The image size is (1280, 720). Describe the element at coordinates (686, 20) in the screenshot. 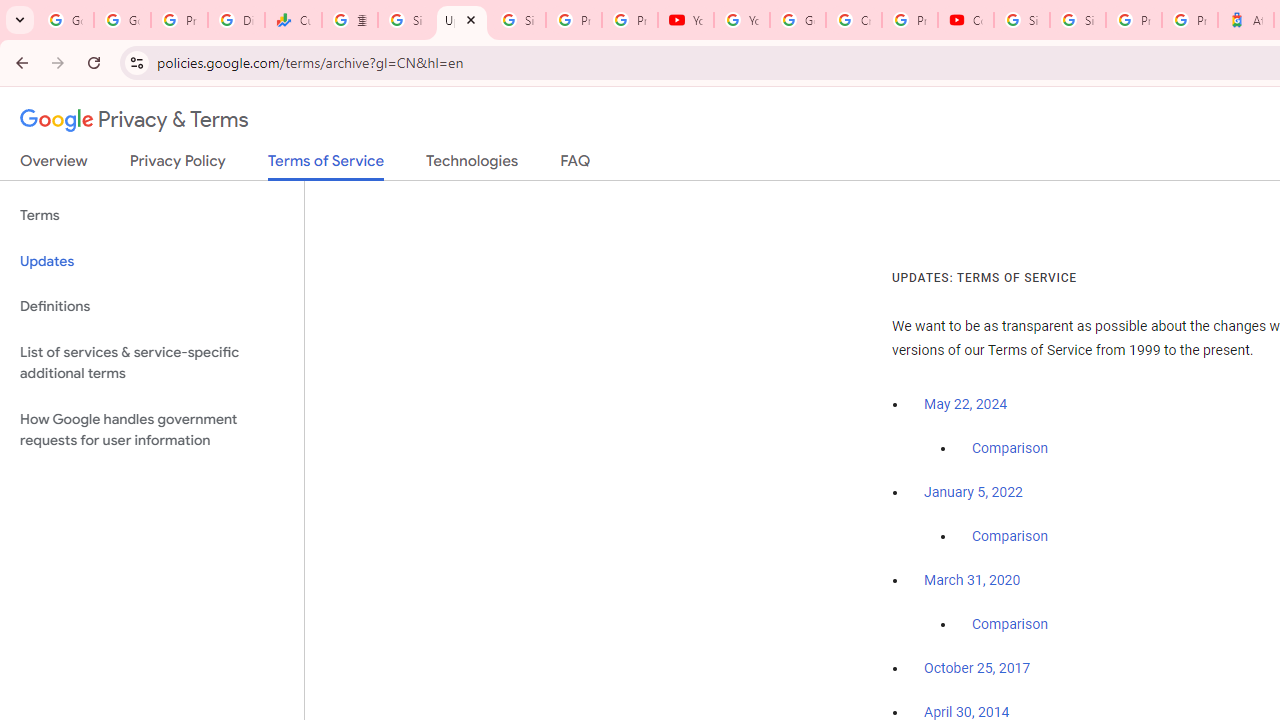

I see `'YouTube'` at that location.